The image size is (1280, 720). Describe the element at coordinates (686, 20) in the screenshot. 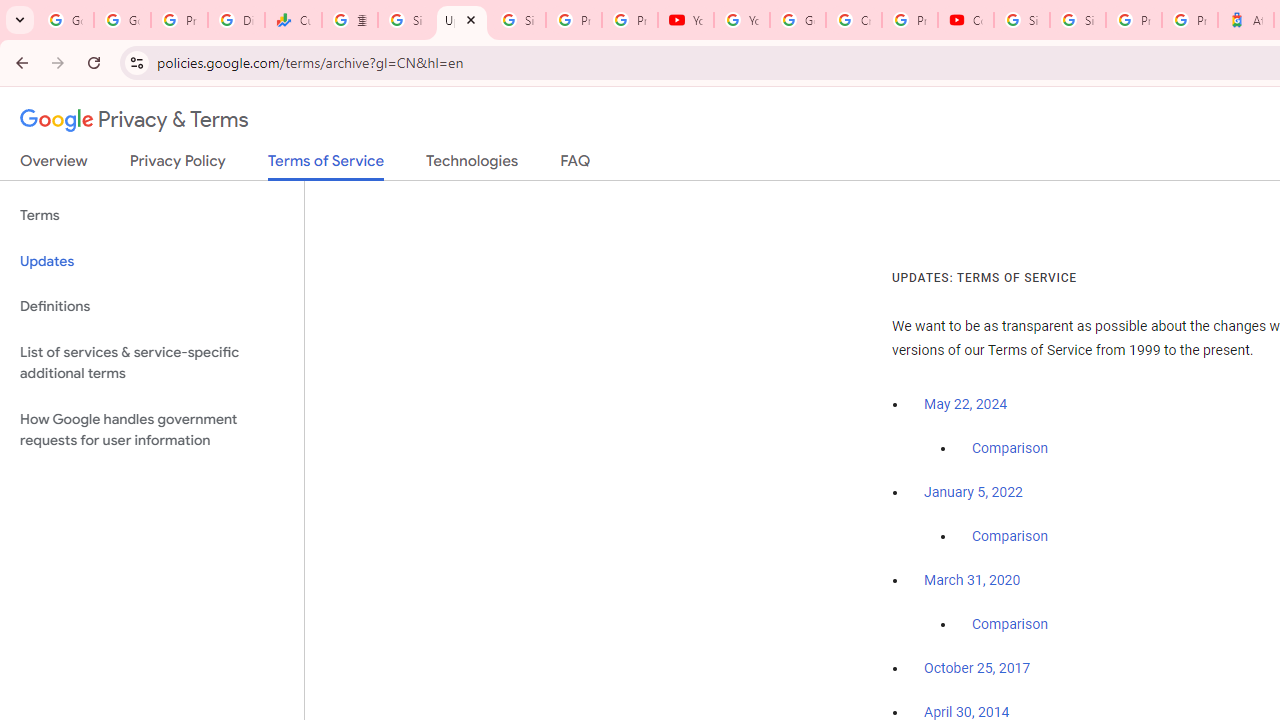

I see `'YouTube'` at that location.